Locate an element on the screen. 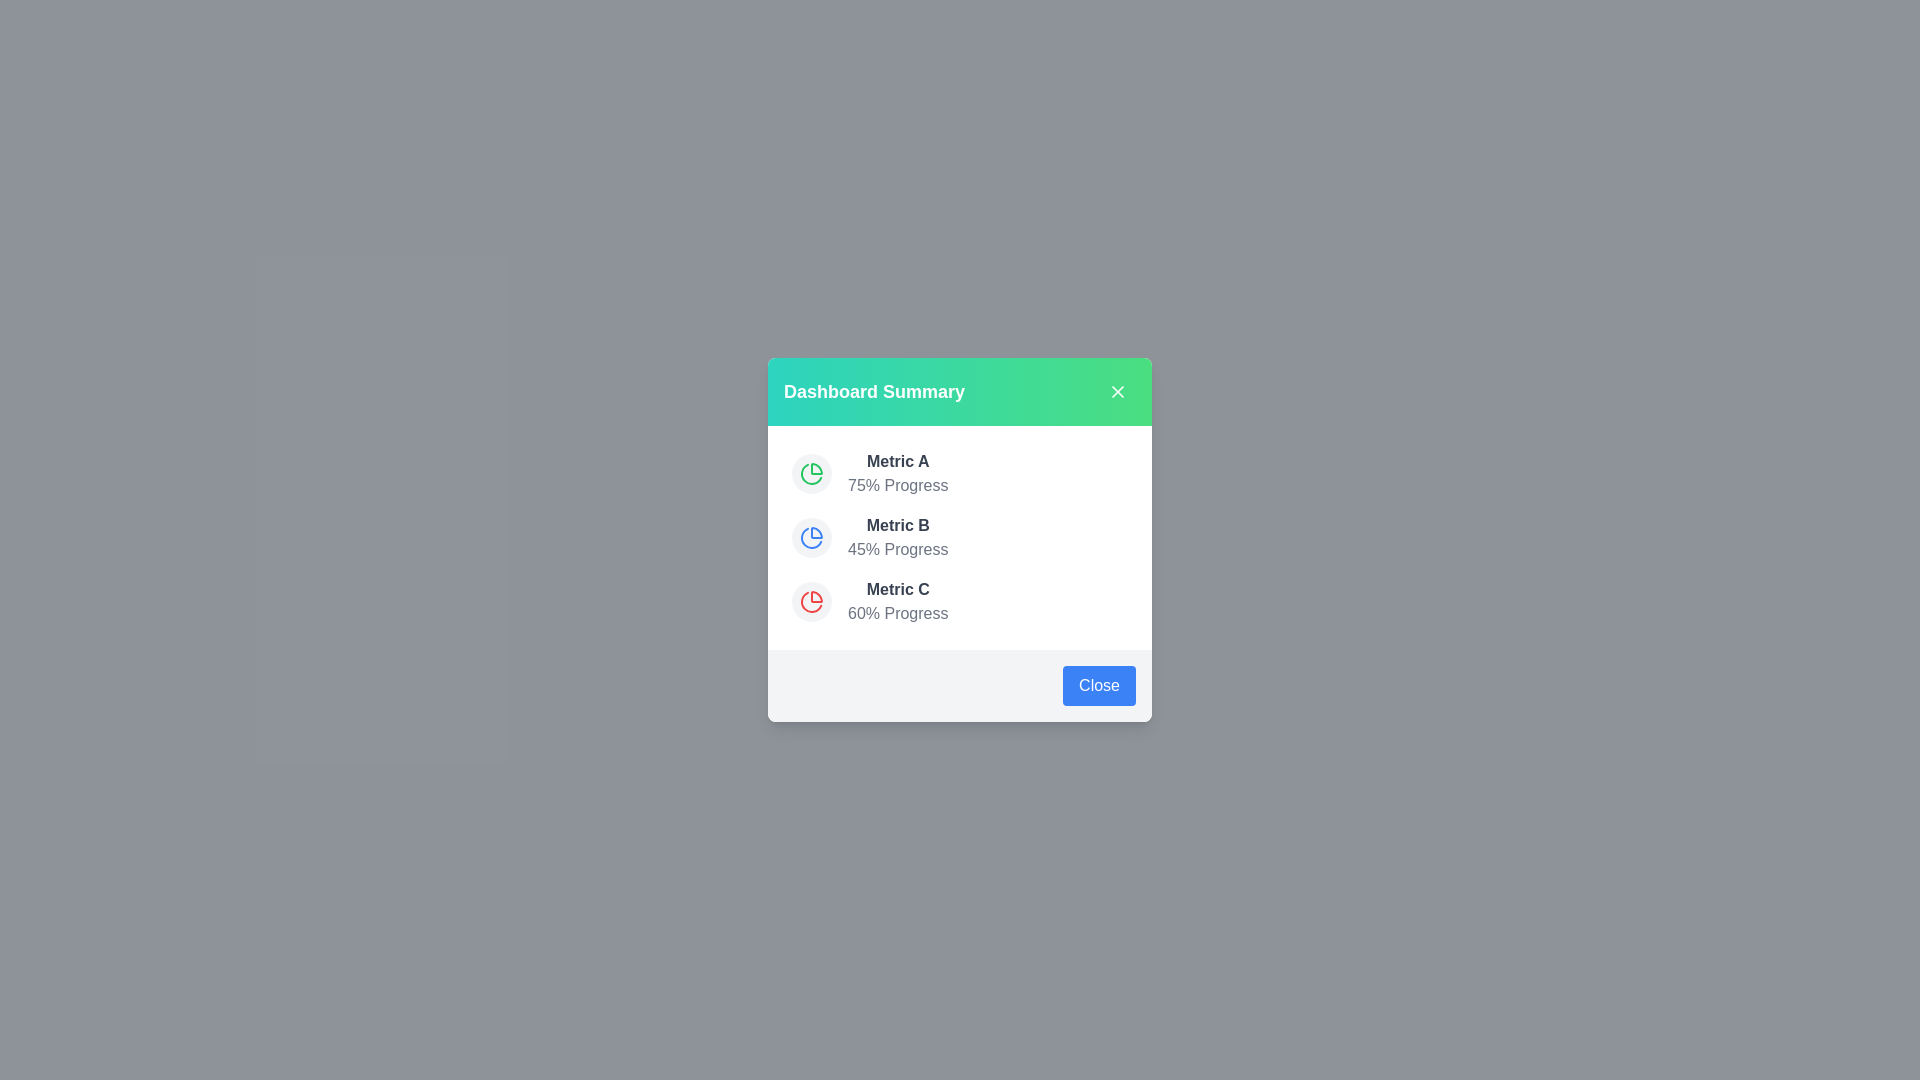 The width and height of the screenshot is (1920, 1080). the dialog header to focus on it is located at coordinates (960, 392).